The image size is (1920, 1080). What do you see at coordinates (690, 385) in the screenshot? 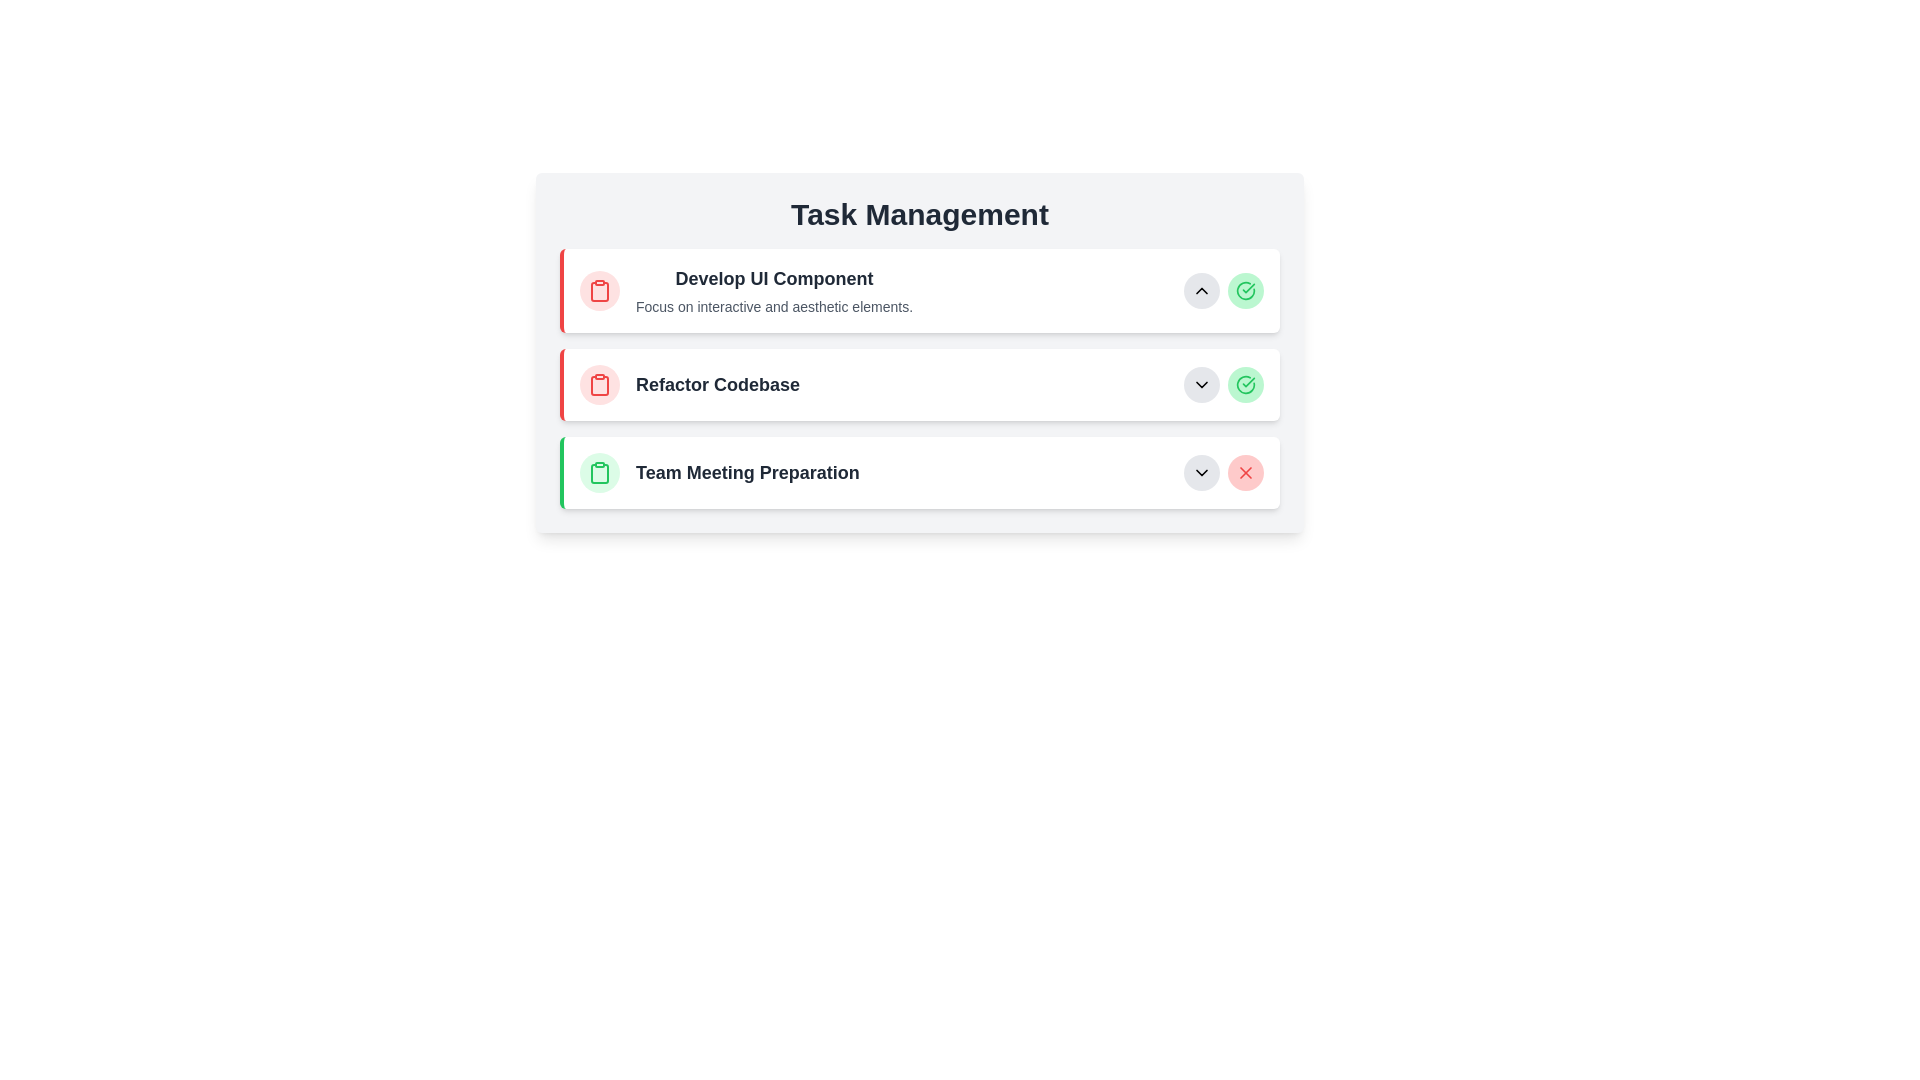
I see `the Task list item labeled 'Refactor Codebase' which is the second item in the task list, positioned below 'Develop UI Component' and above 'Team Meeting Preparation'` at bounding box center [690, 385].